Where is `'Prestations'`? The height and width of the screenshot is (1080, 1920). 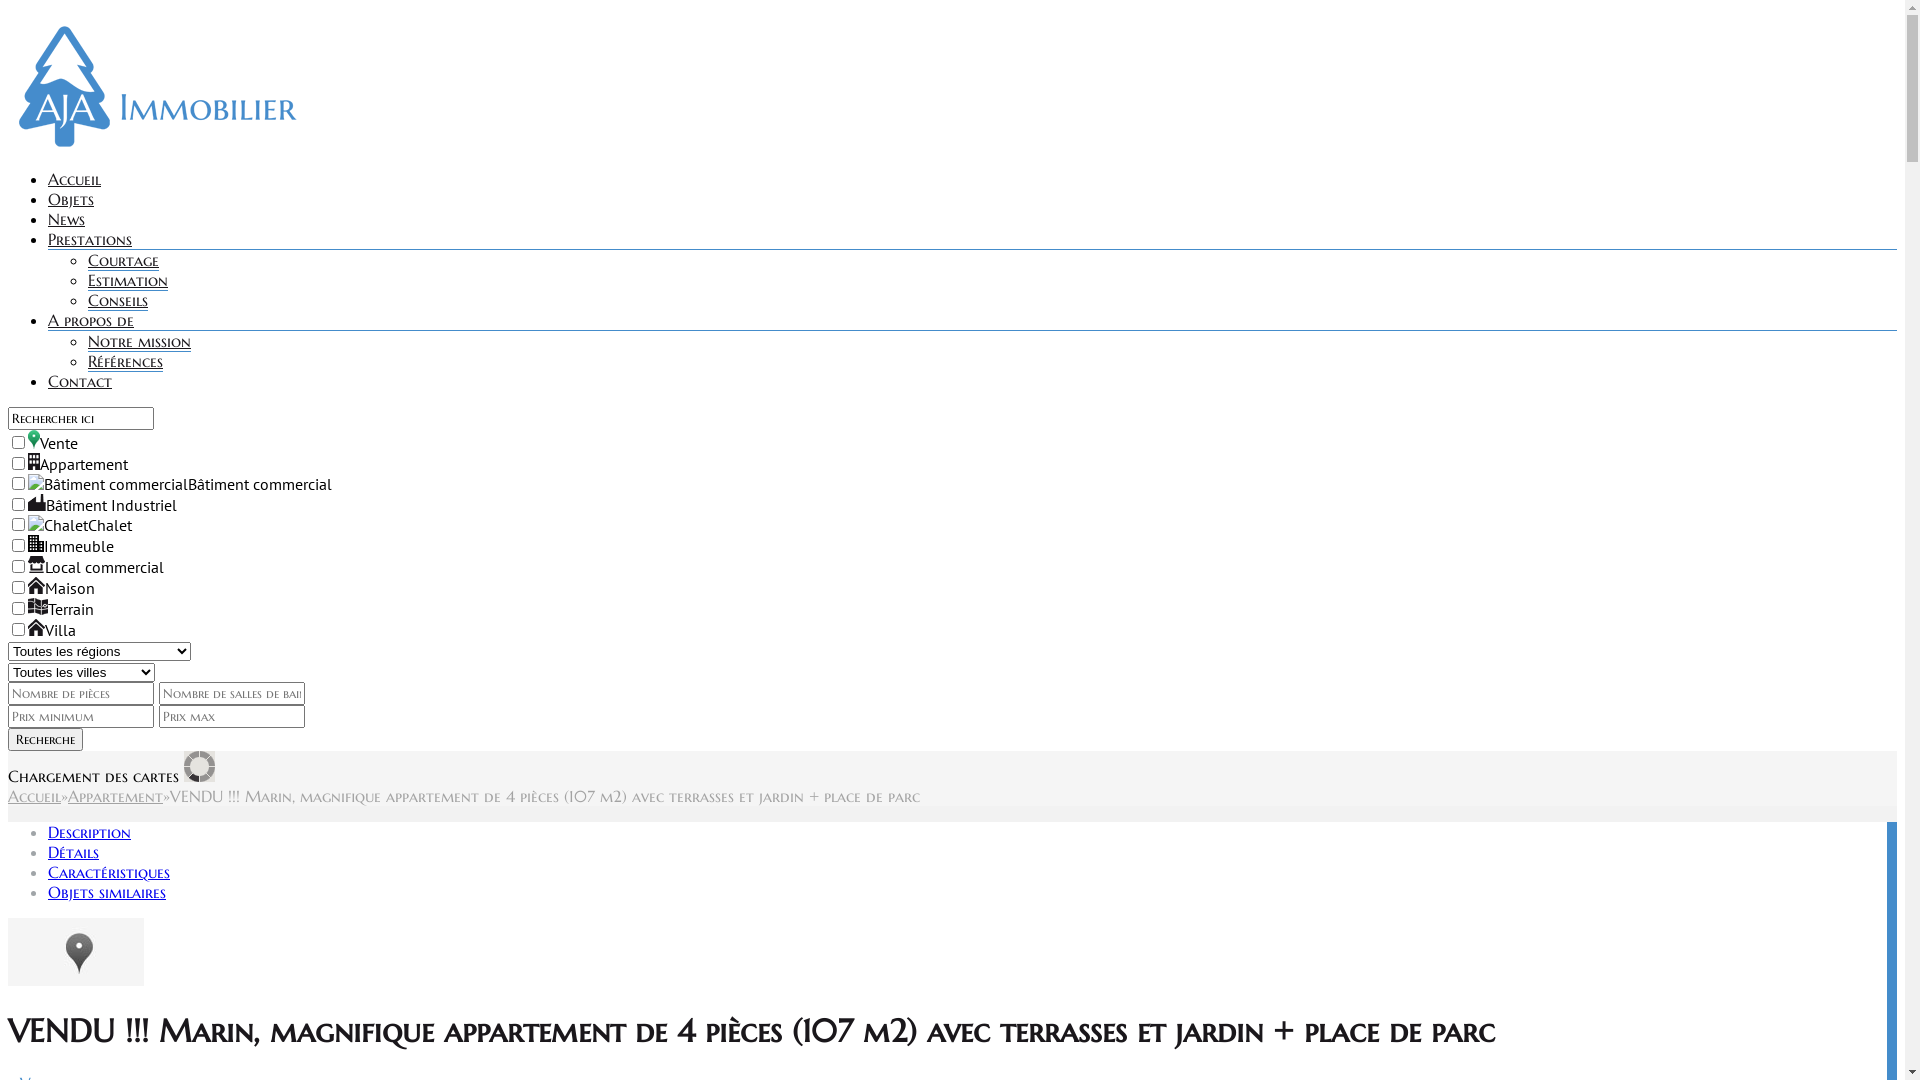
'Prestations' is located at coordinates (89, 238).